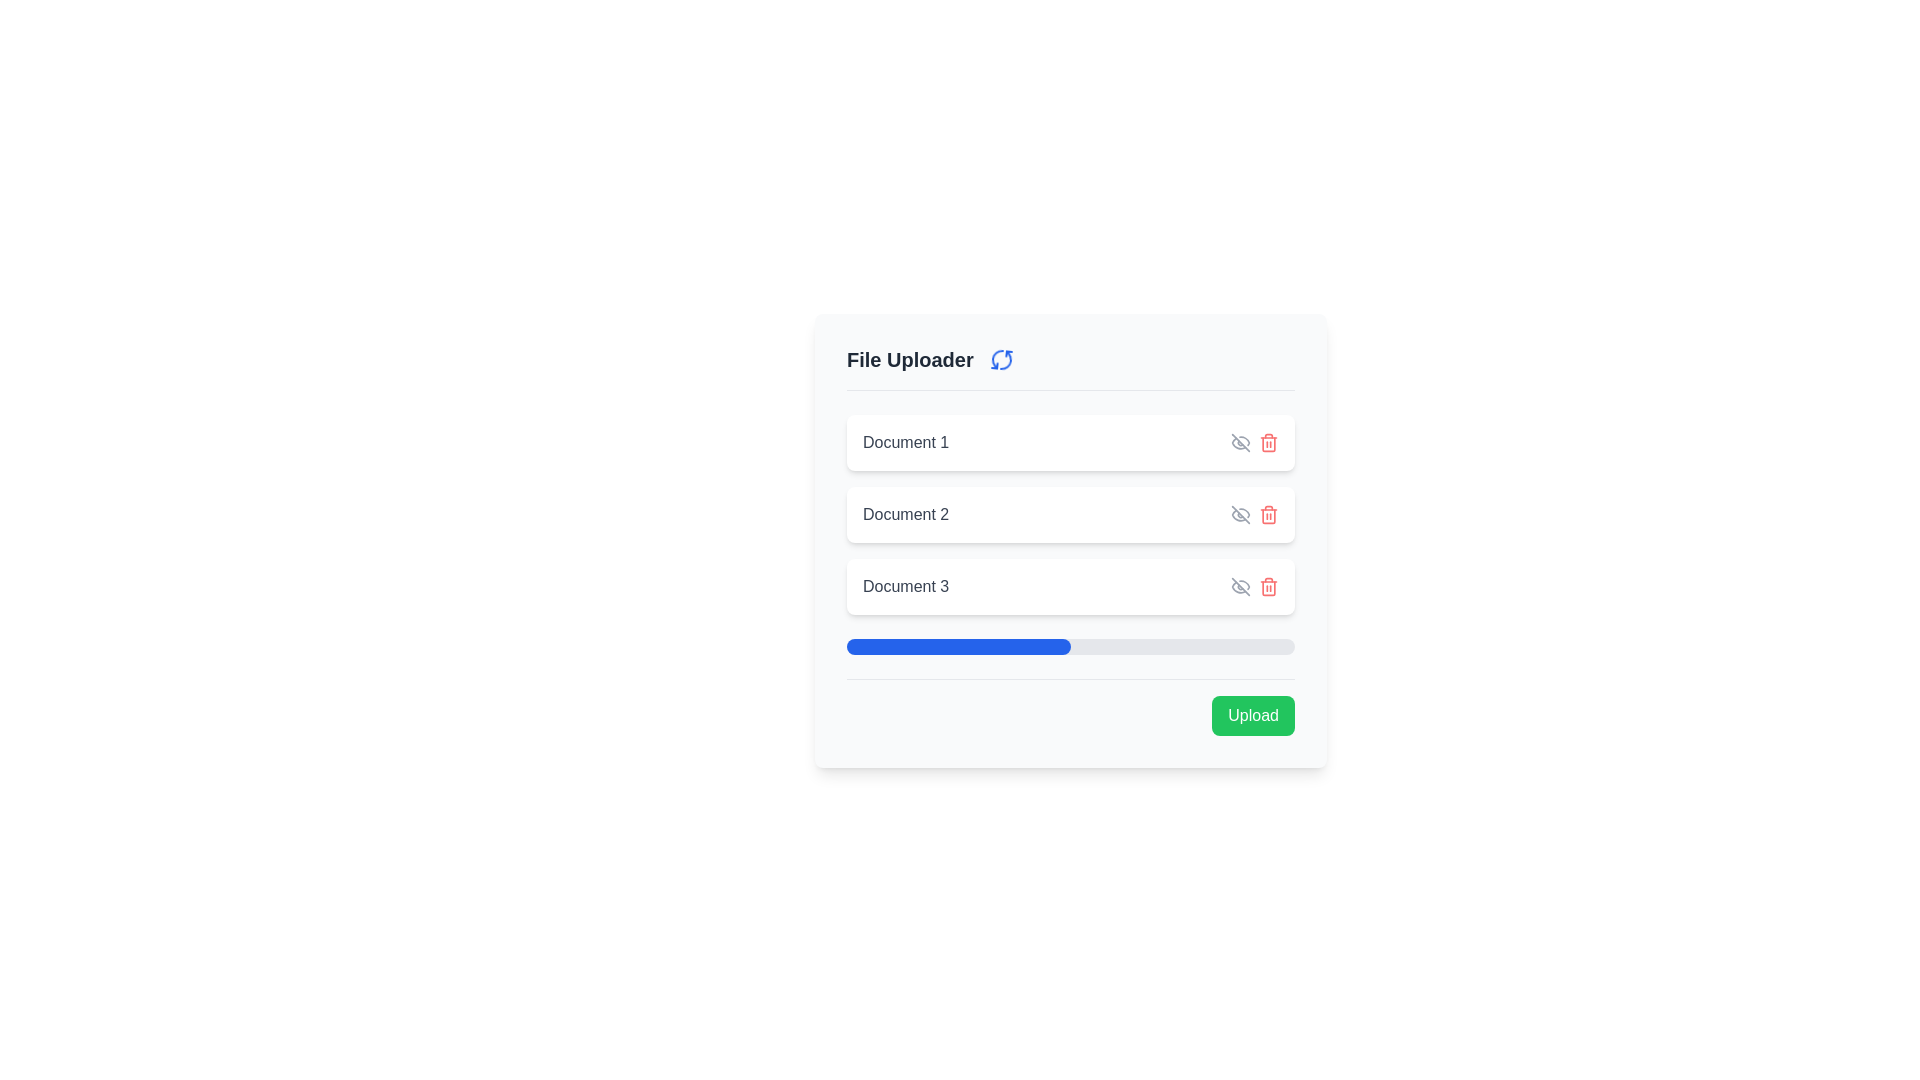 This screenshot has height=1080, width=1920. I want to click on the 'Upload' button, which has a green background and white text, located in the lower-right corner of the interface, so click(1252, 715).